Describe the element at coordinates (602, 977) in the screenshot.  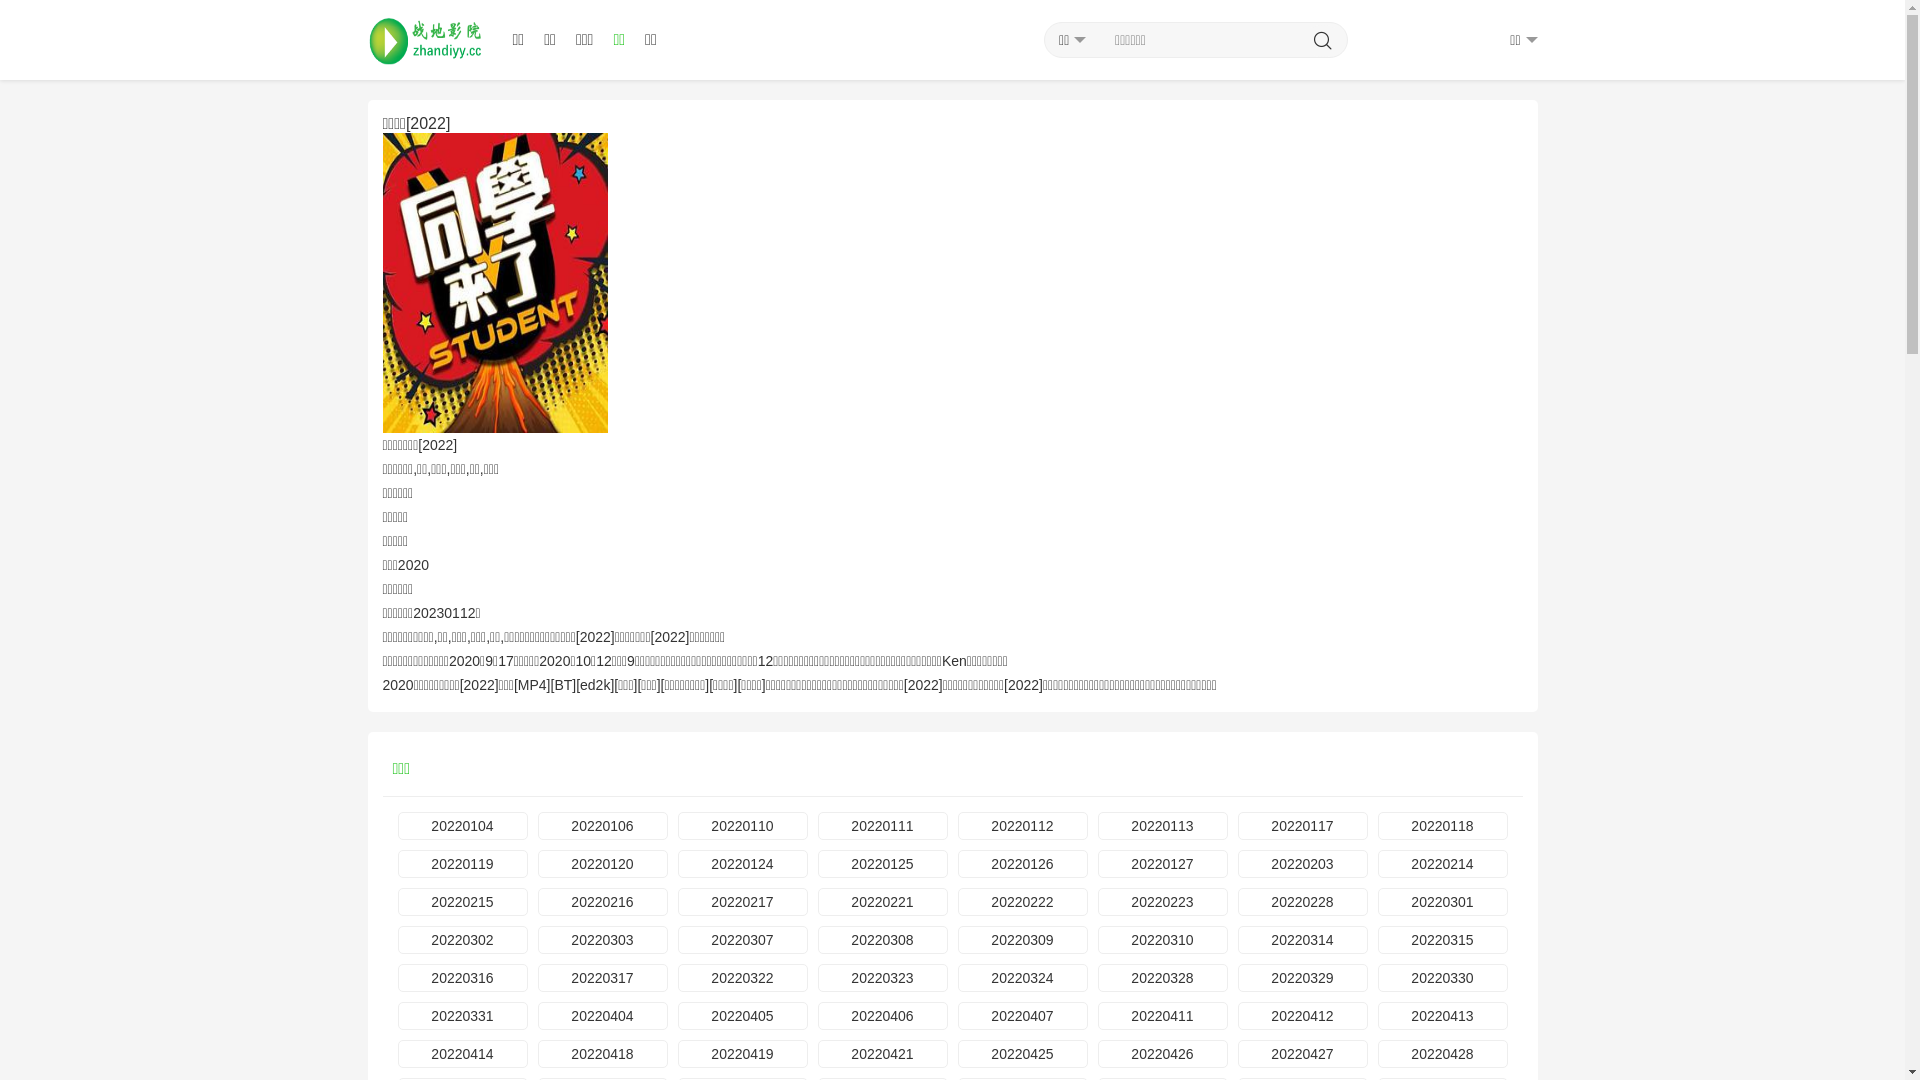
I see `'20220317'` at that location.